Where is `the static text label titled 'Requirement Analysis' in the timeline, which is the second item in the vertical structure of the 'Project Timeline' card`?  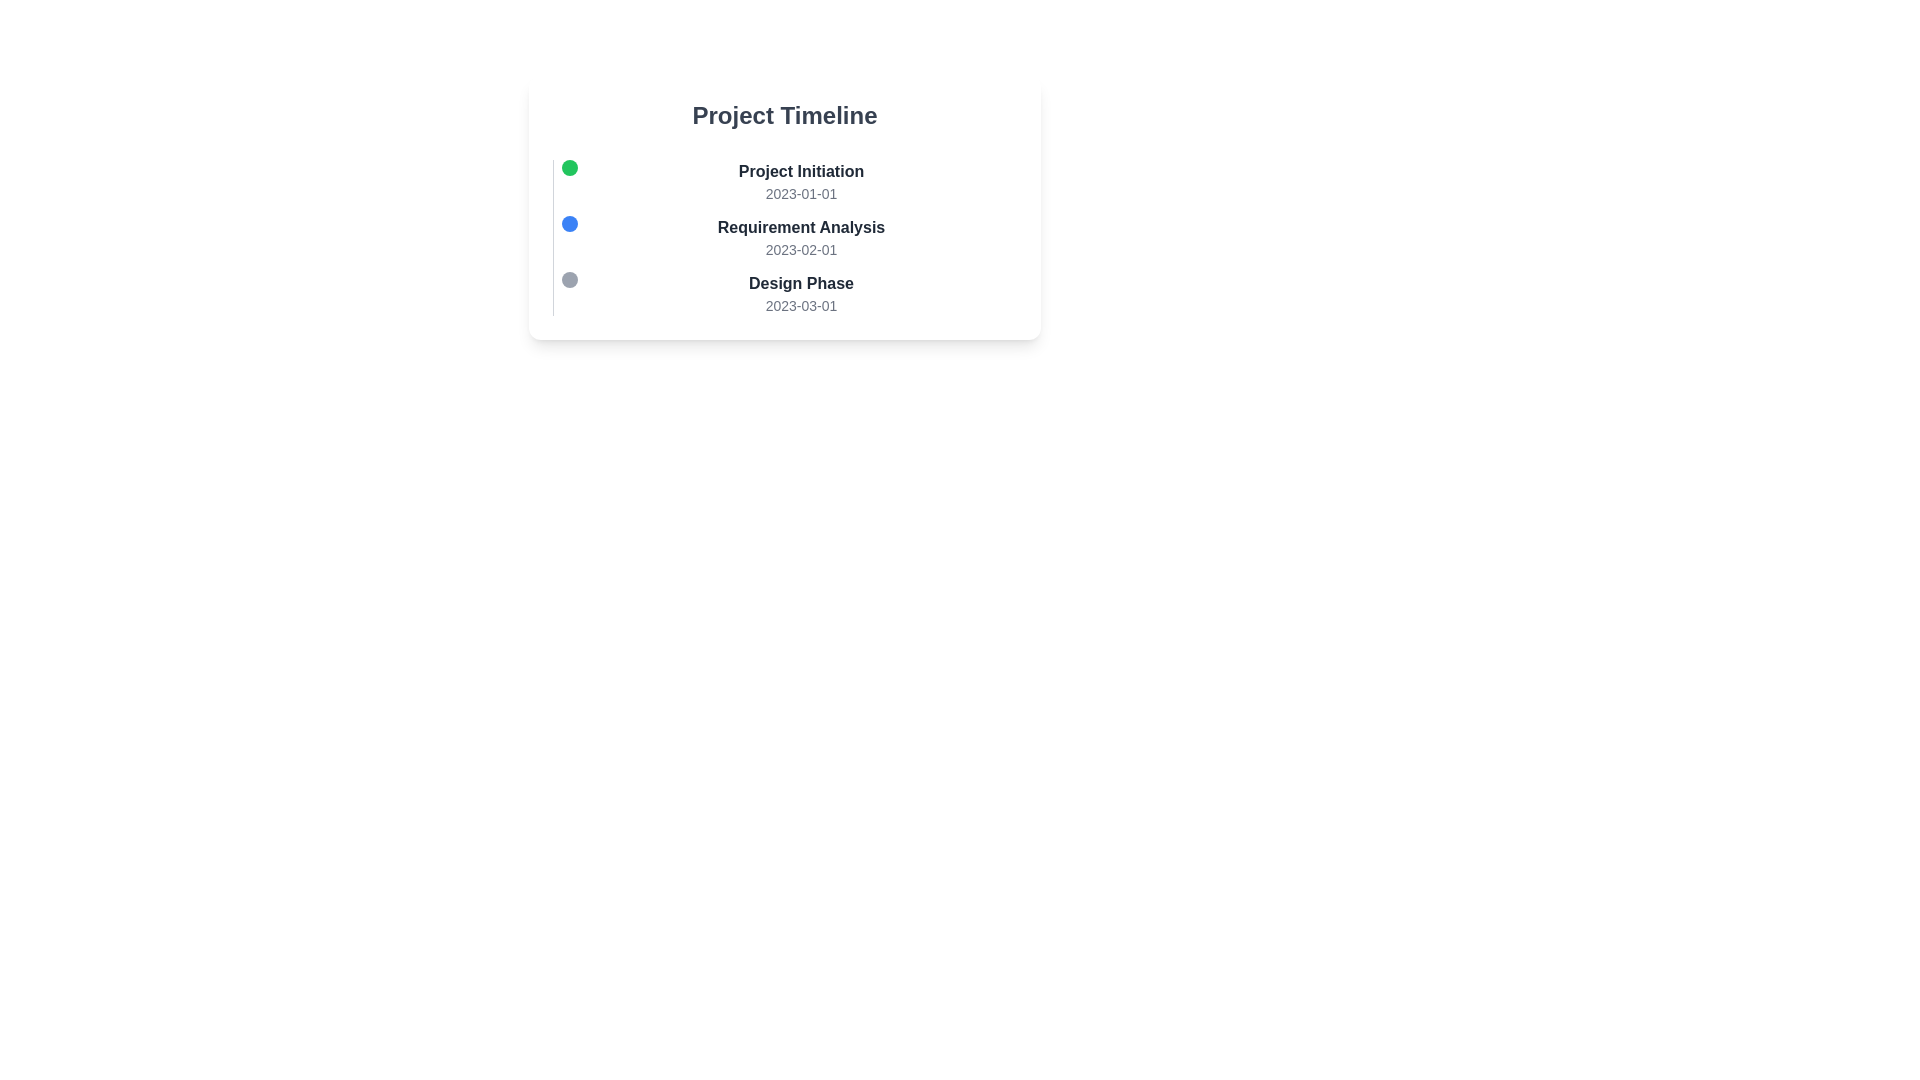 the static text label titled 'Requirement Analysis' in the timeline, which is the second item in the vertical structure of the 'Project Timeline' card is located at coordinates (801, 226).